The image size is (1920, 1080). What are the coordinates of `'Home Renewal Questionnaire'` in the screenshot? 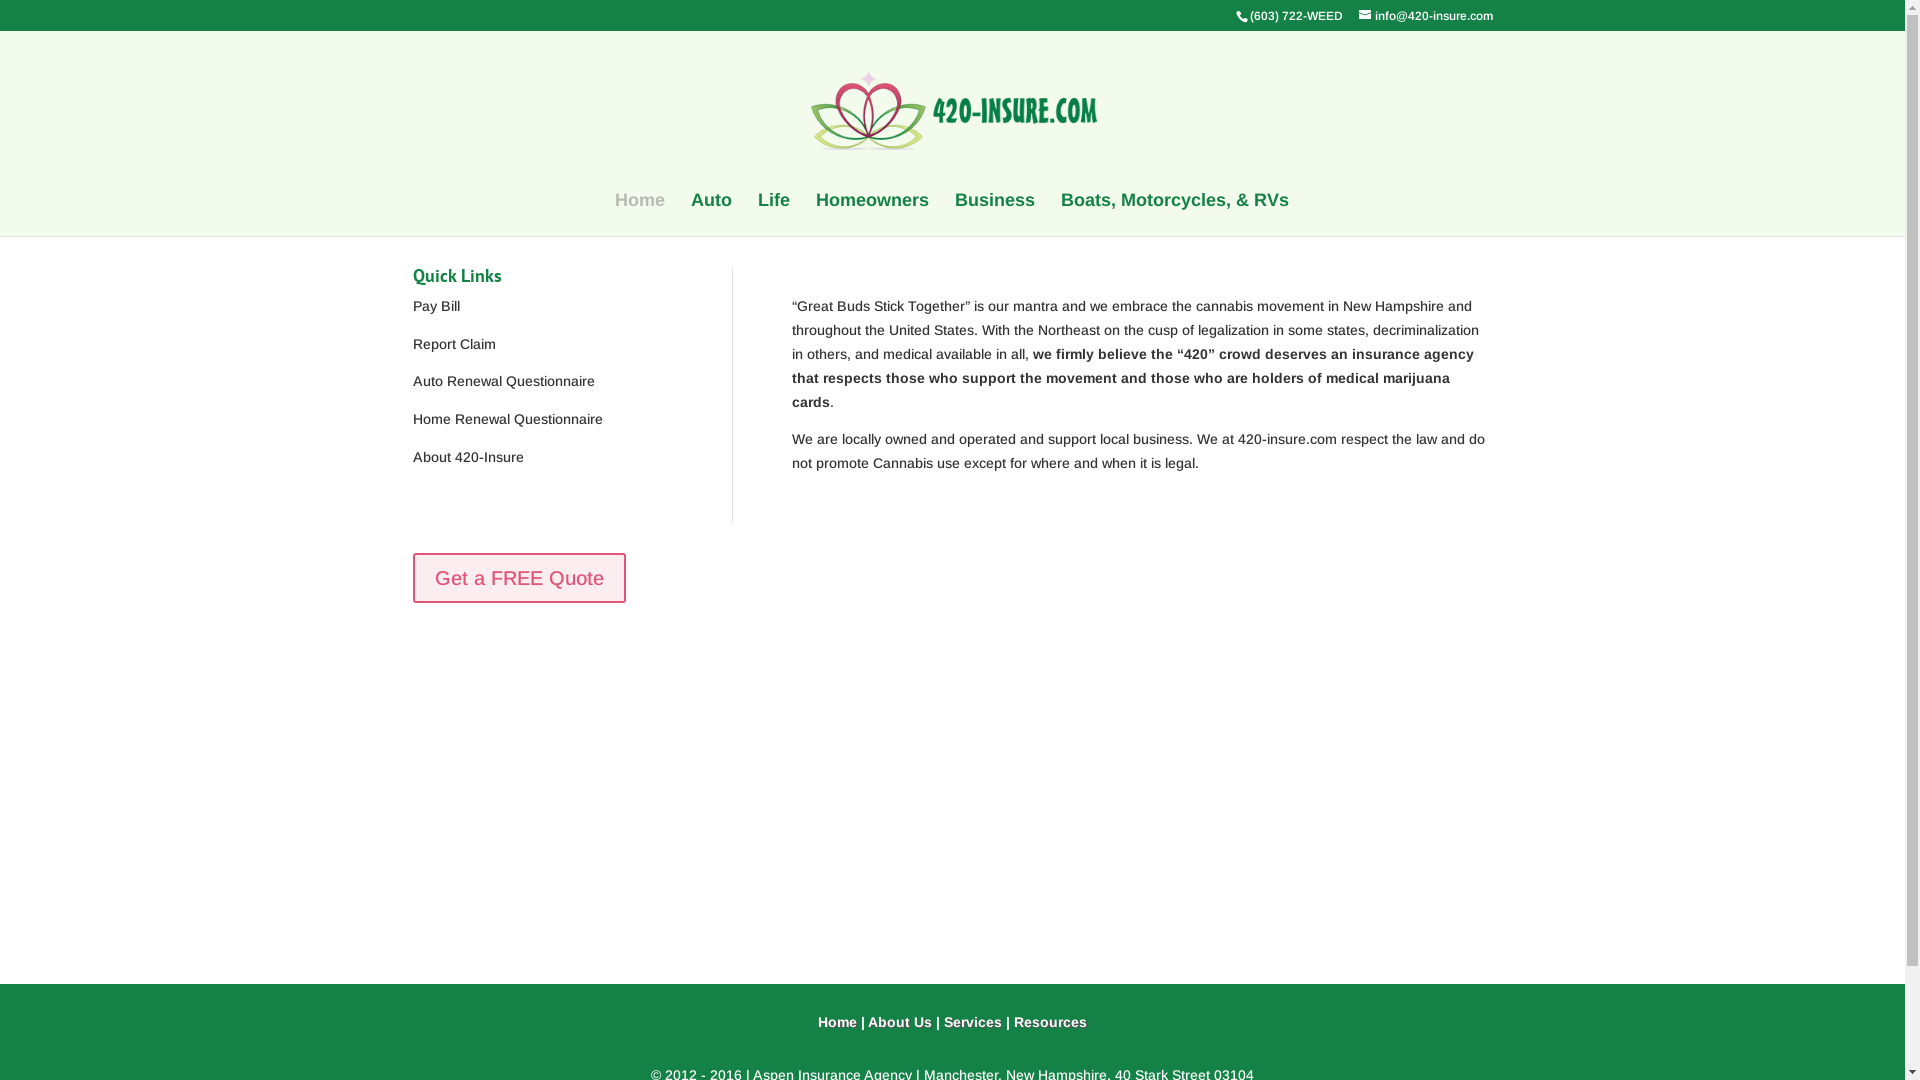 It's located at (507, 418).